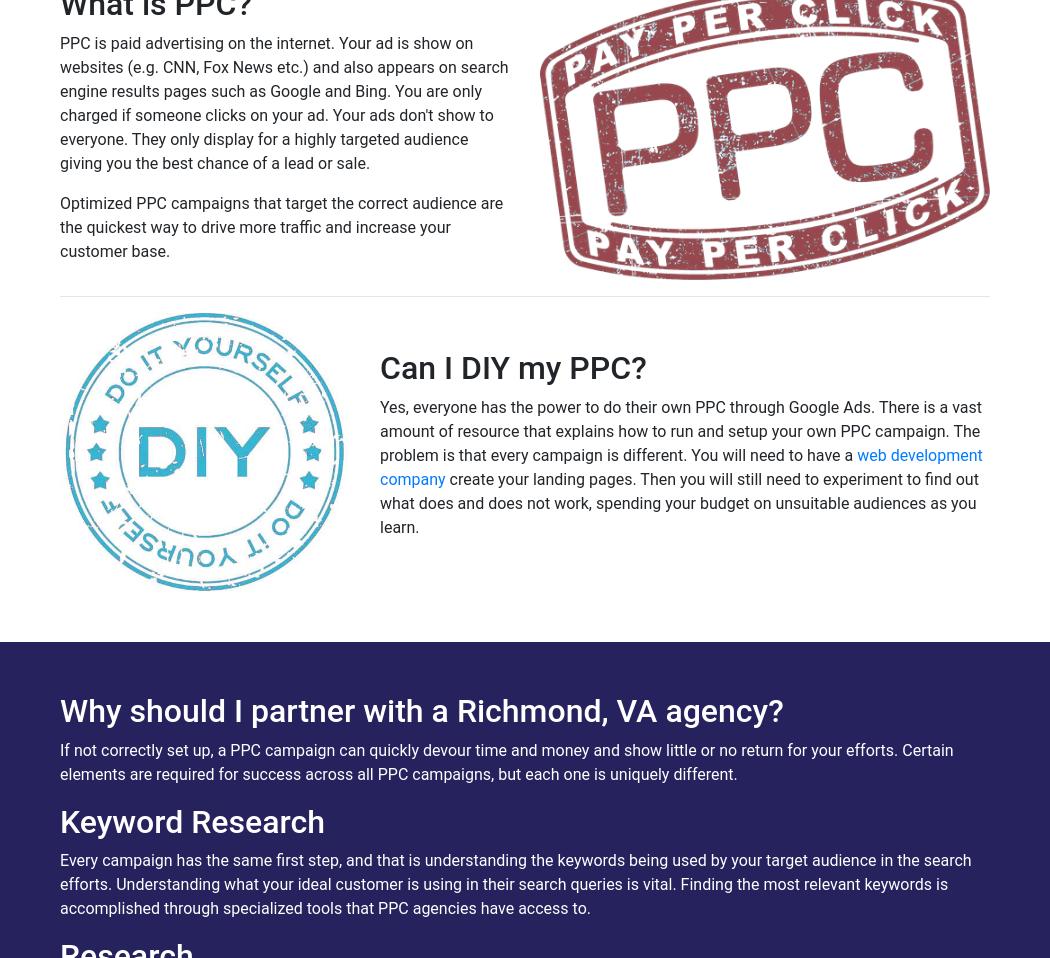  Describe the element at coordinates (280, 225) in the screenshot. I see `'Optimized PPC campaigns that target the correct audience are the quickest way to drive more traffic and increase your customer base.'` at that location.